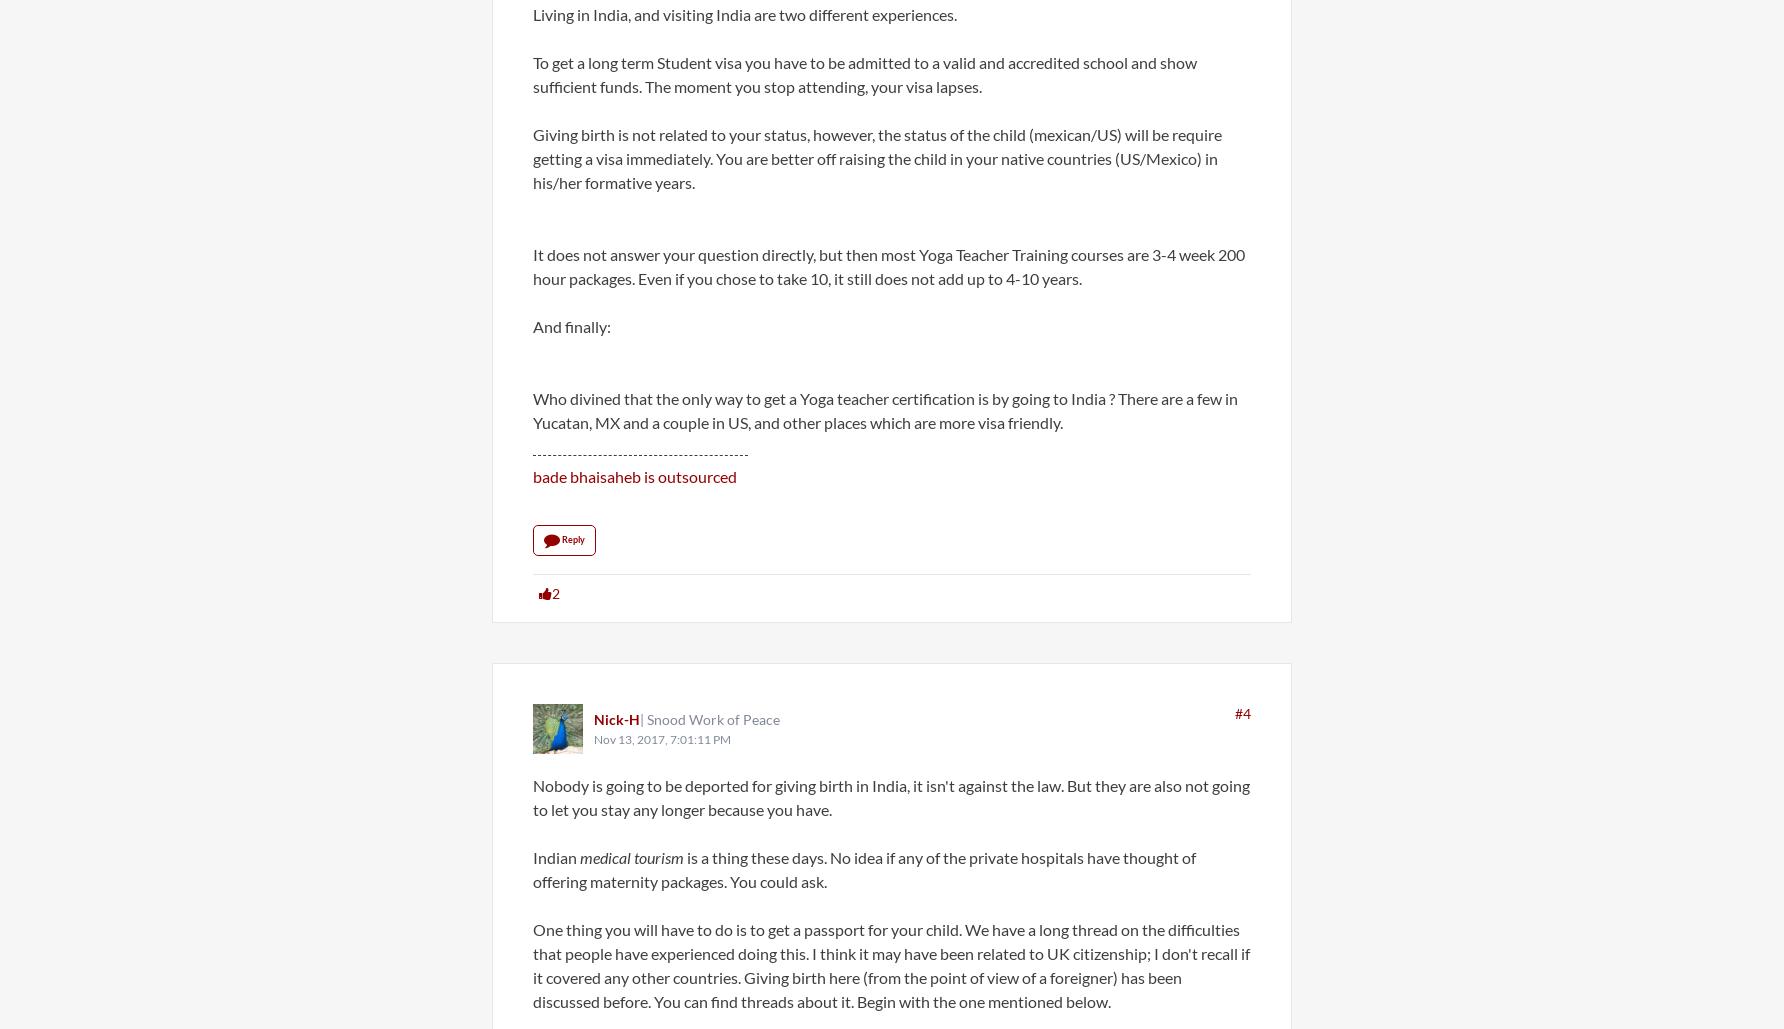  Describe the element at coordinates (631, 856) in the screenshot. I see `'medical tourism'` at that location.